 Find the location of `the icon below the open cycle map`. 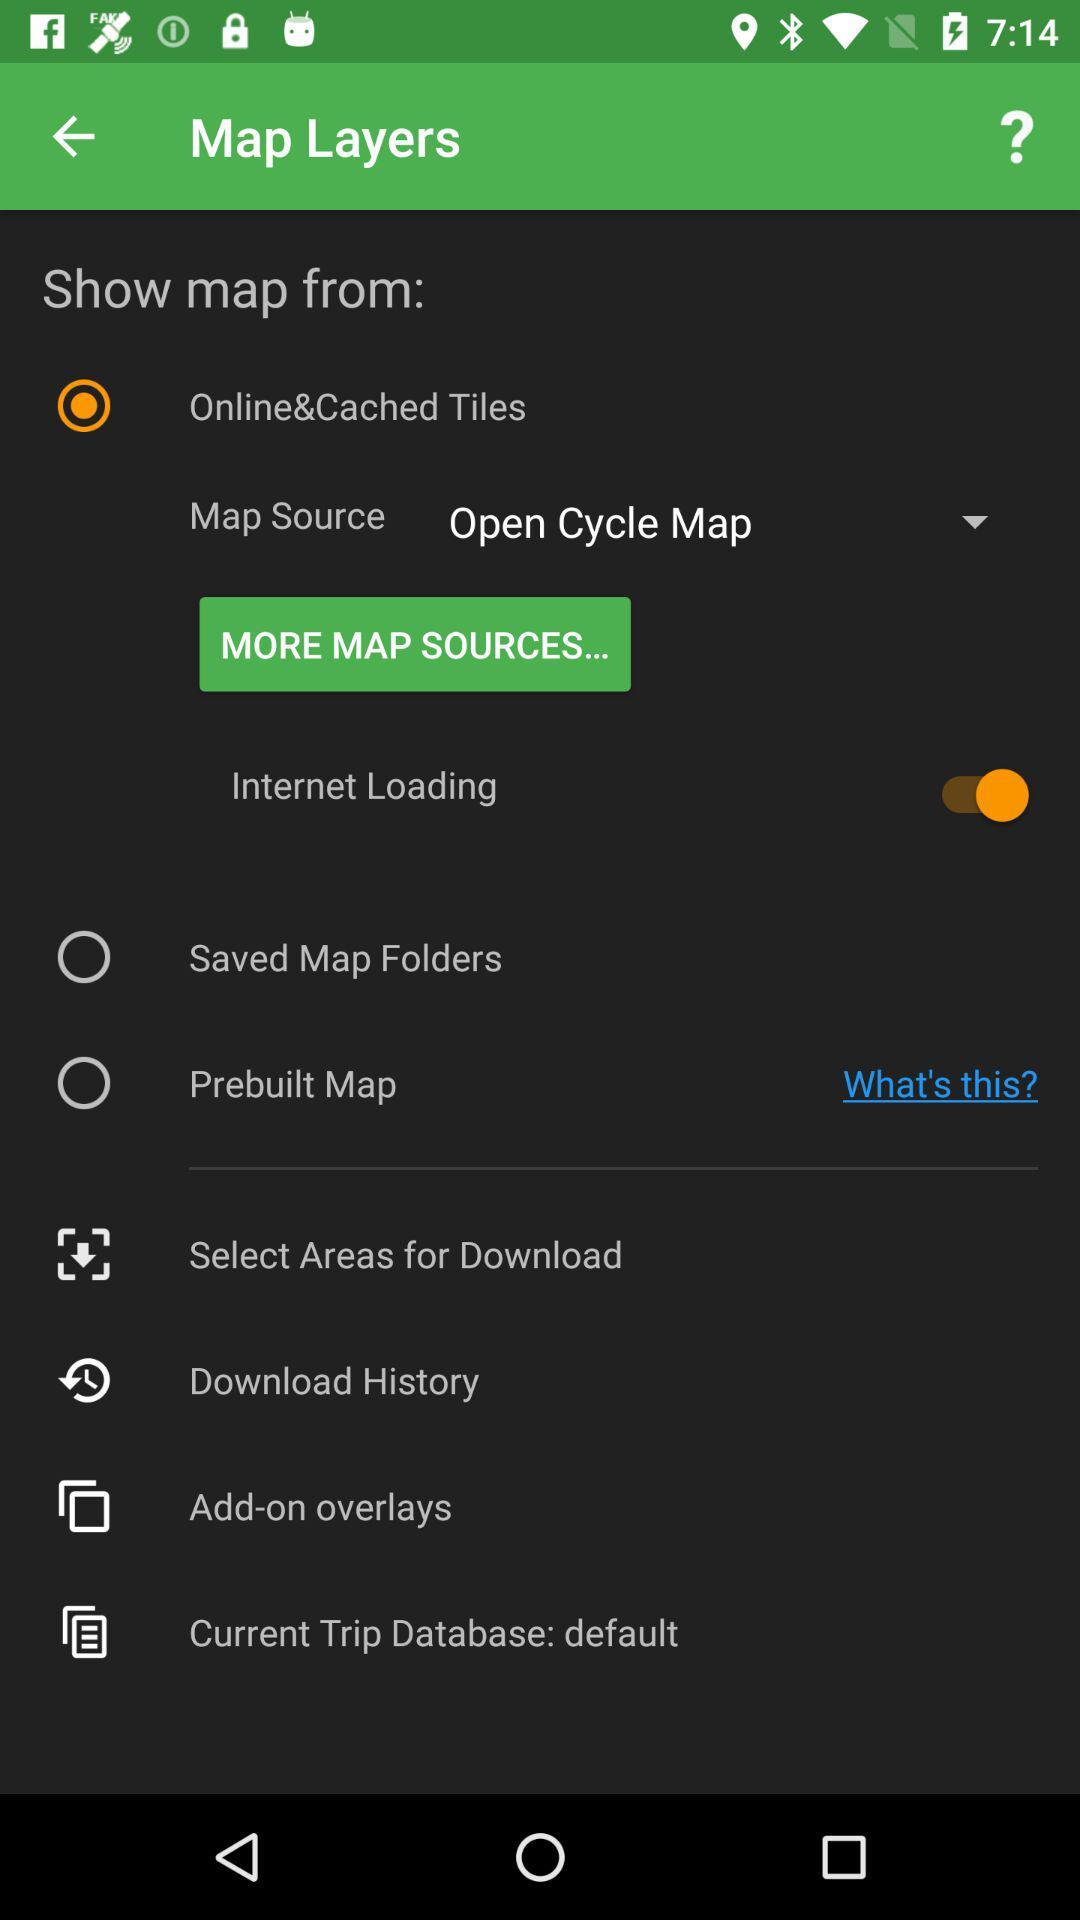

the icon below the open cycle map is located at coordinates (414, 644).